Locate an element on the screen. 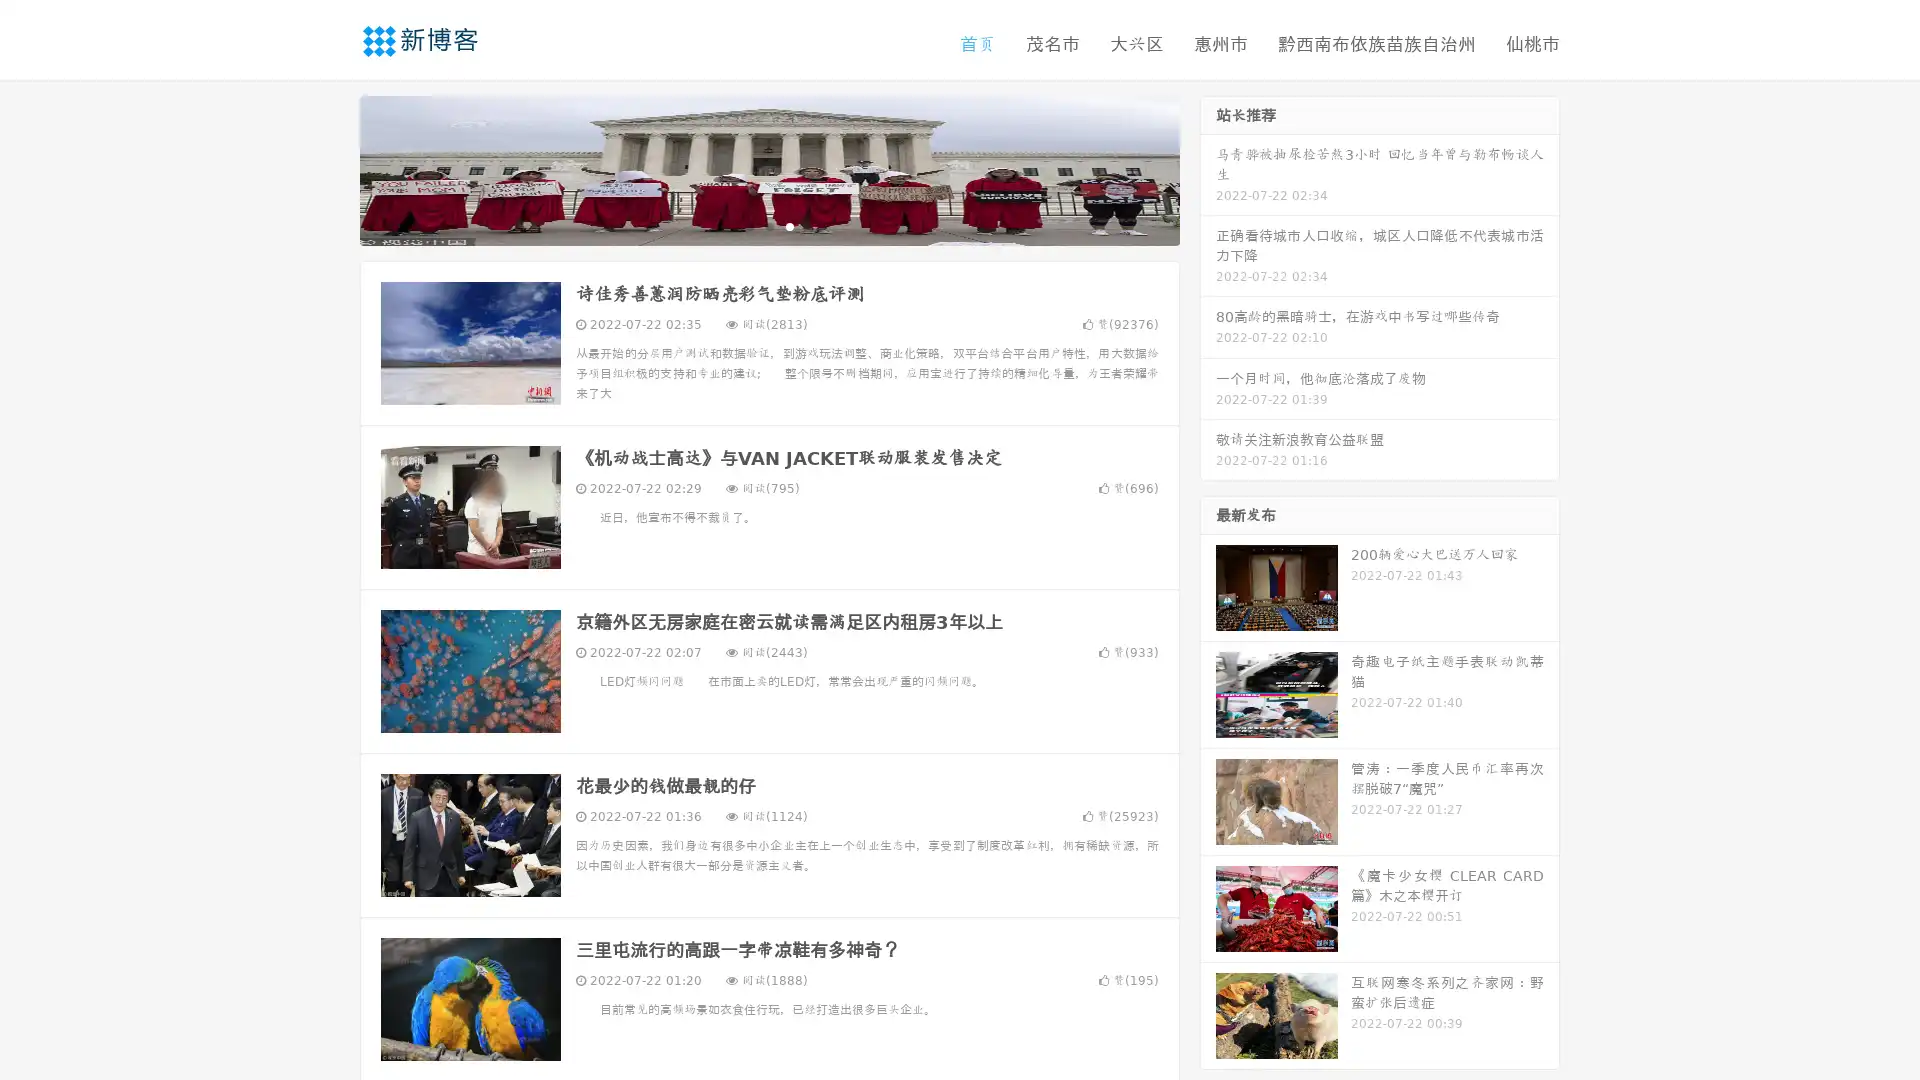  Go to slide 1 is located at coordinates (748, 225).